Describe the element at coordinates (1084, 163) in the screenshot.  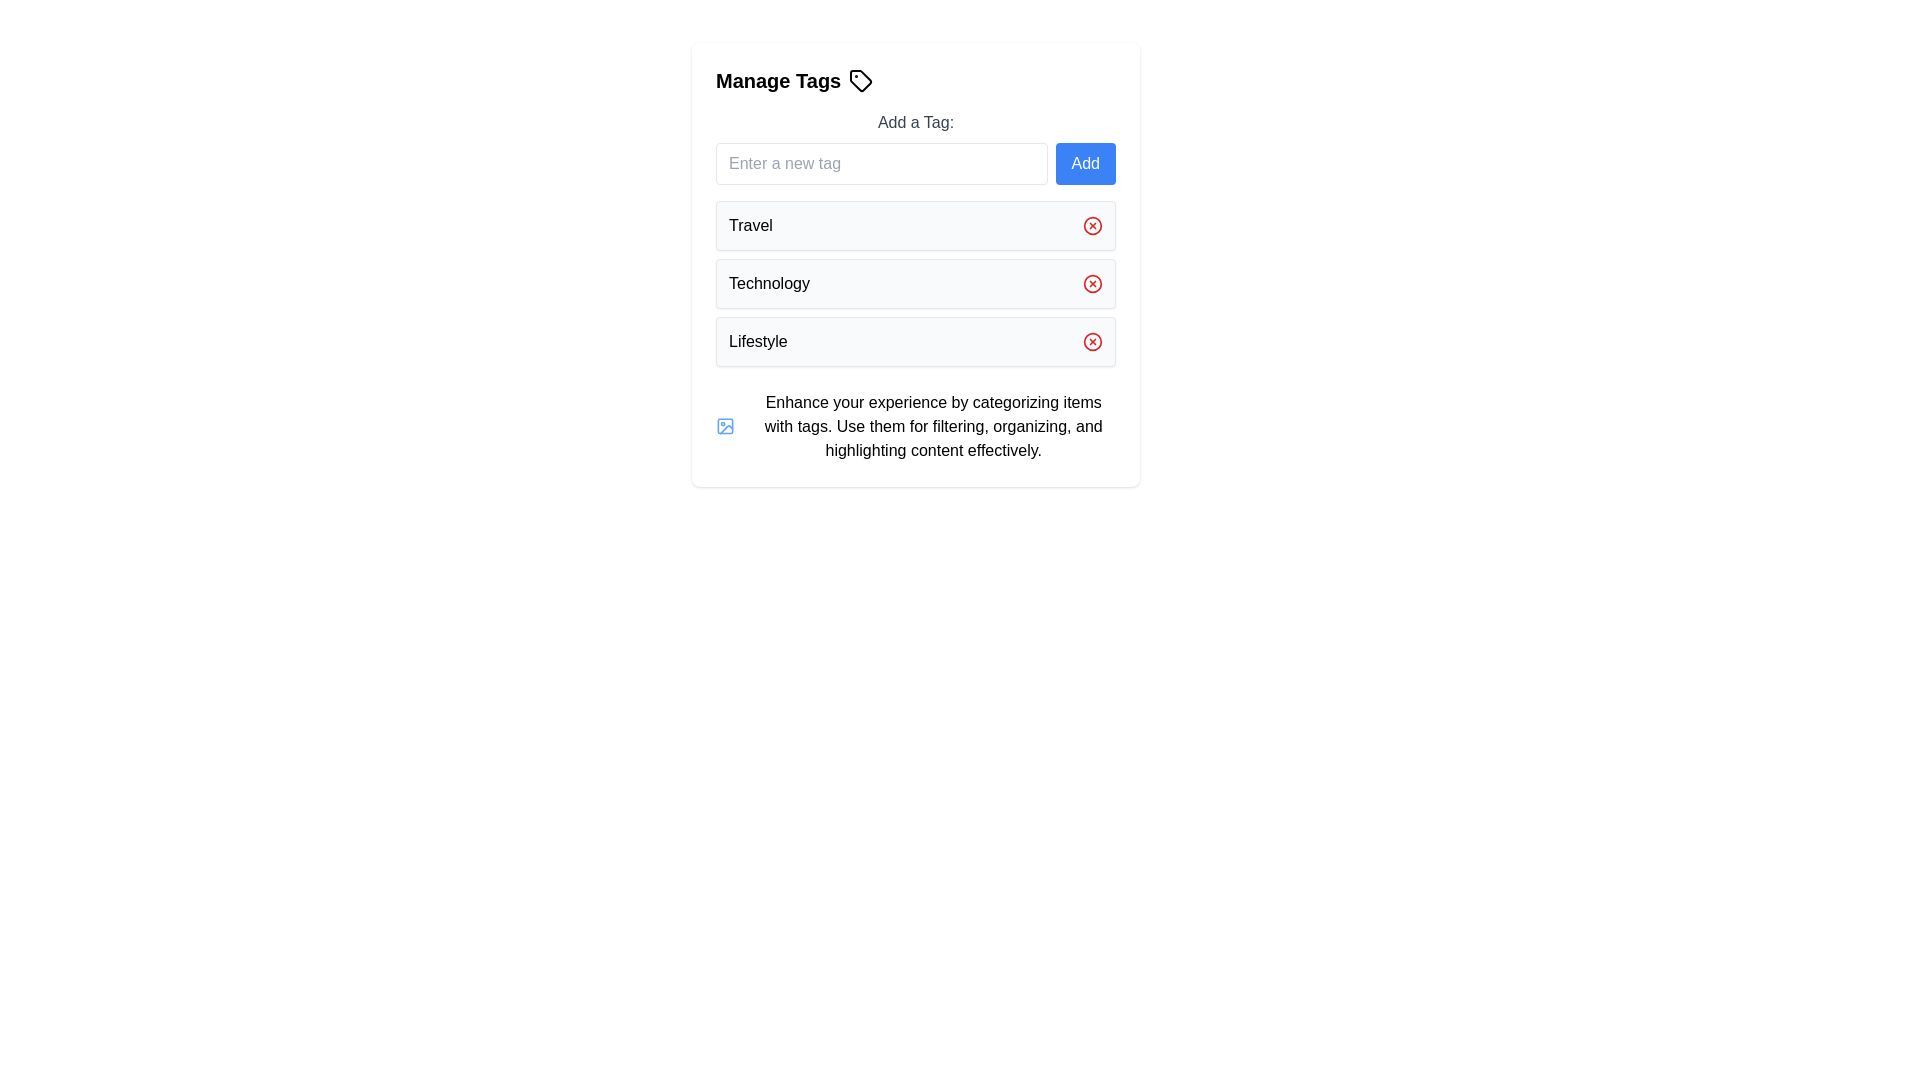
I see `the 'Add' button with a blue background and white text, located in the top-right of the 'Manage Tags' section` at that location.